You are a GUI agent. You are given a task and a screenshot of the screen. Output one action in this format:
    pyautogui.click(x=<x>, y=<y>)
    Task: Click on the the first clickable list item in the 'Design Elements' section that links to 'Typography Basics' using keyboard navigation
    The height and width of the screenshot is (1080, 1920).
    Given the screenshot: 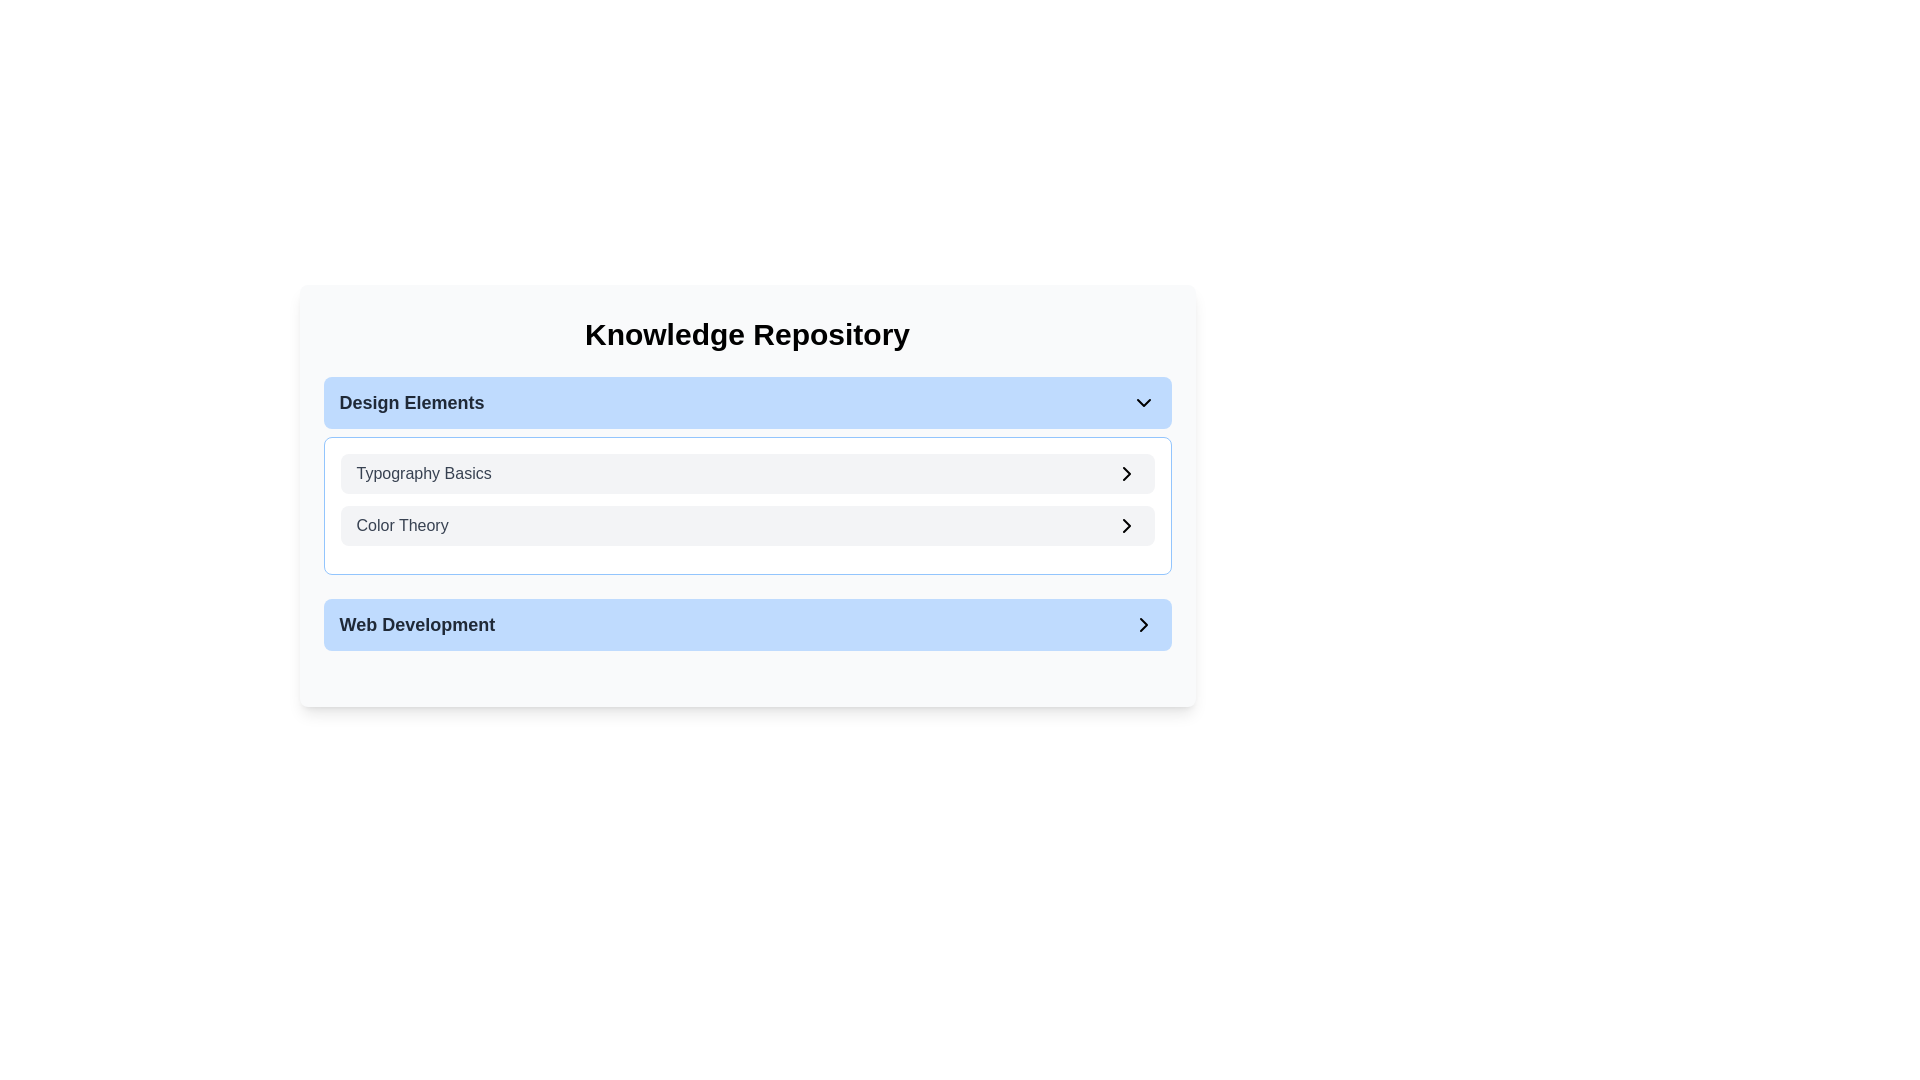 What is the action you would take?
    pyautogui.click(x=746, y=474)
    